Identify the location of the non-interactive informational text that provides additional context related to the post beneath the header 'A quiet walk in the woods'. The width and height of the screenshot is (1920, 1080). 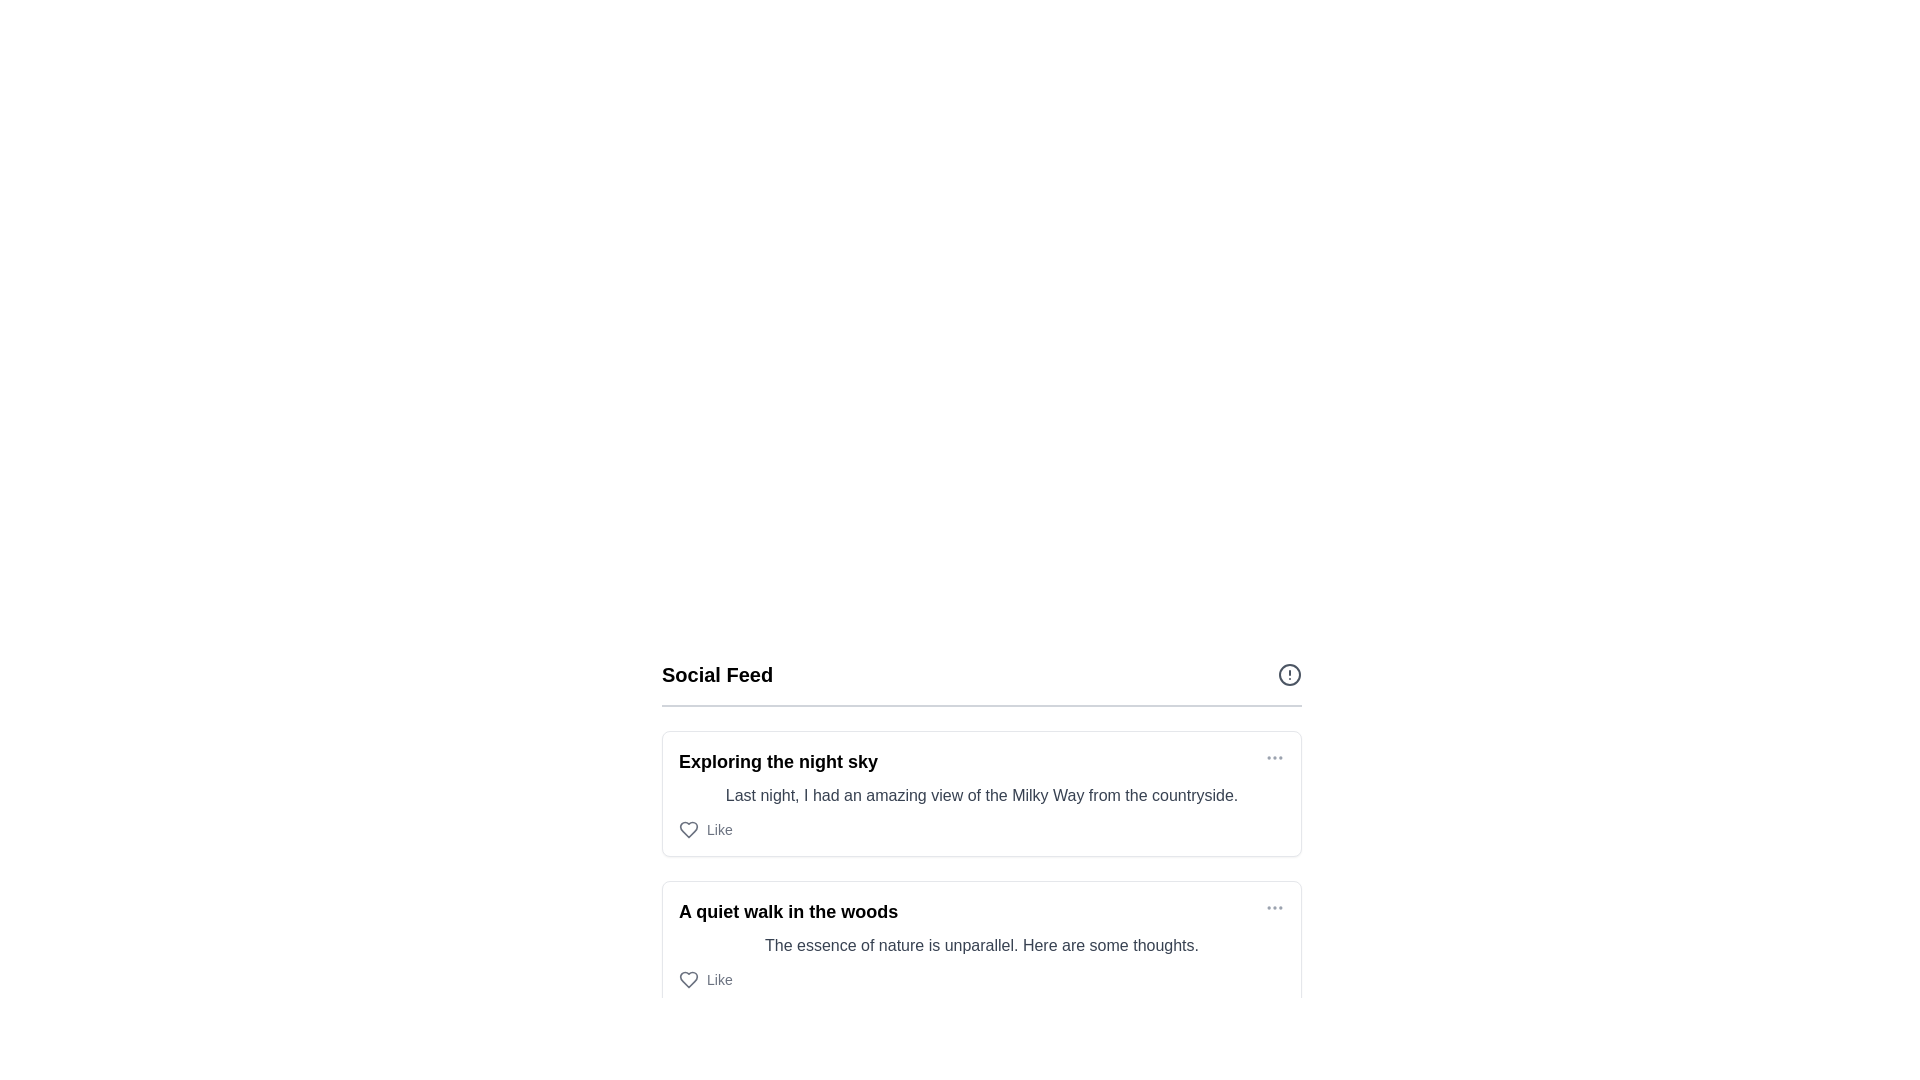
(982, 945).